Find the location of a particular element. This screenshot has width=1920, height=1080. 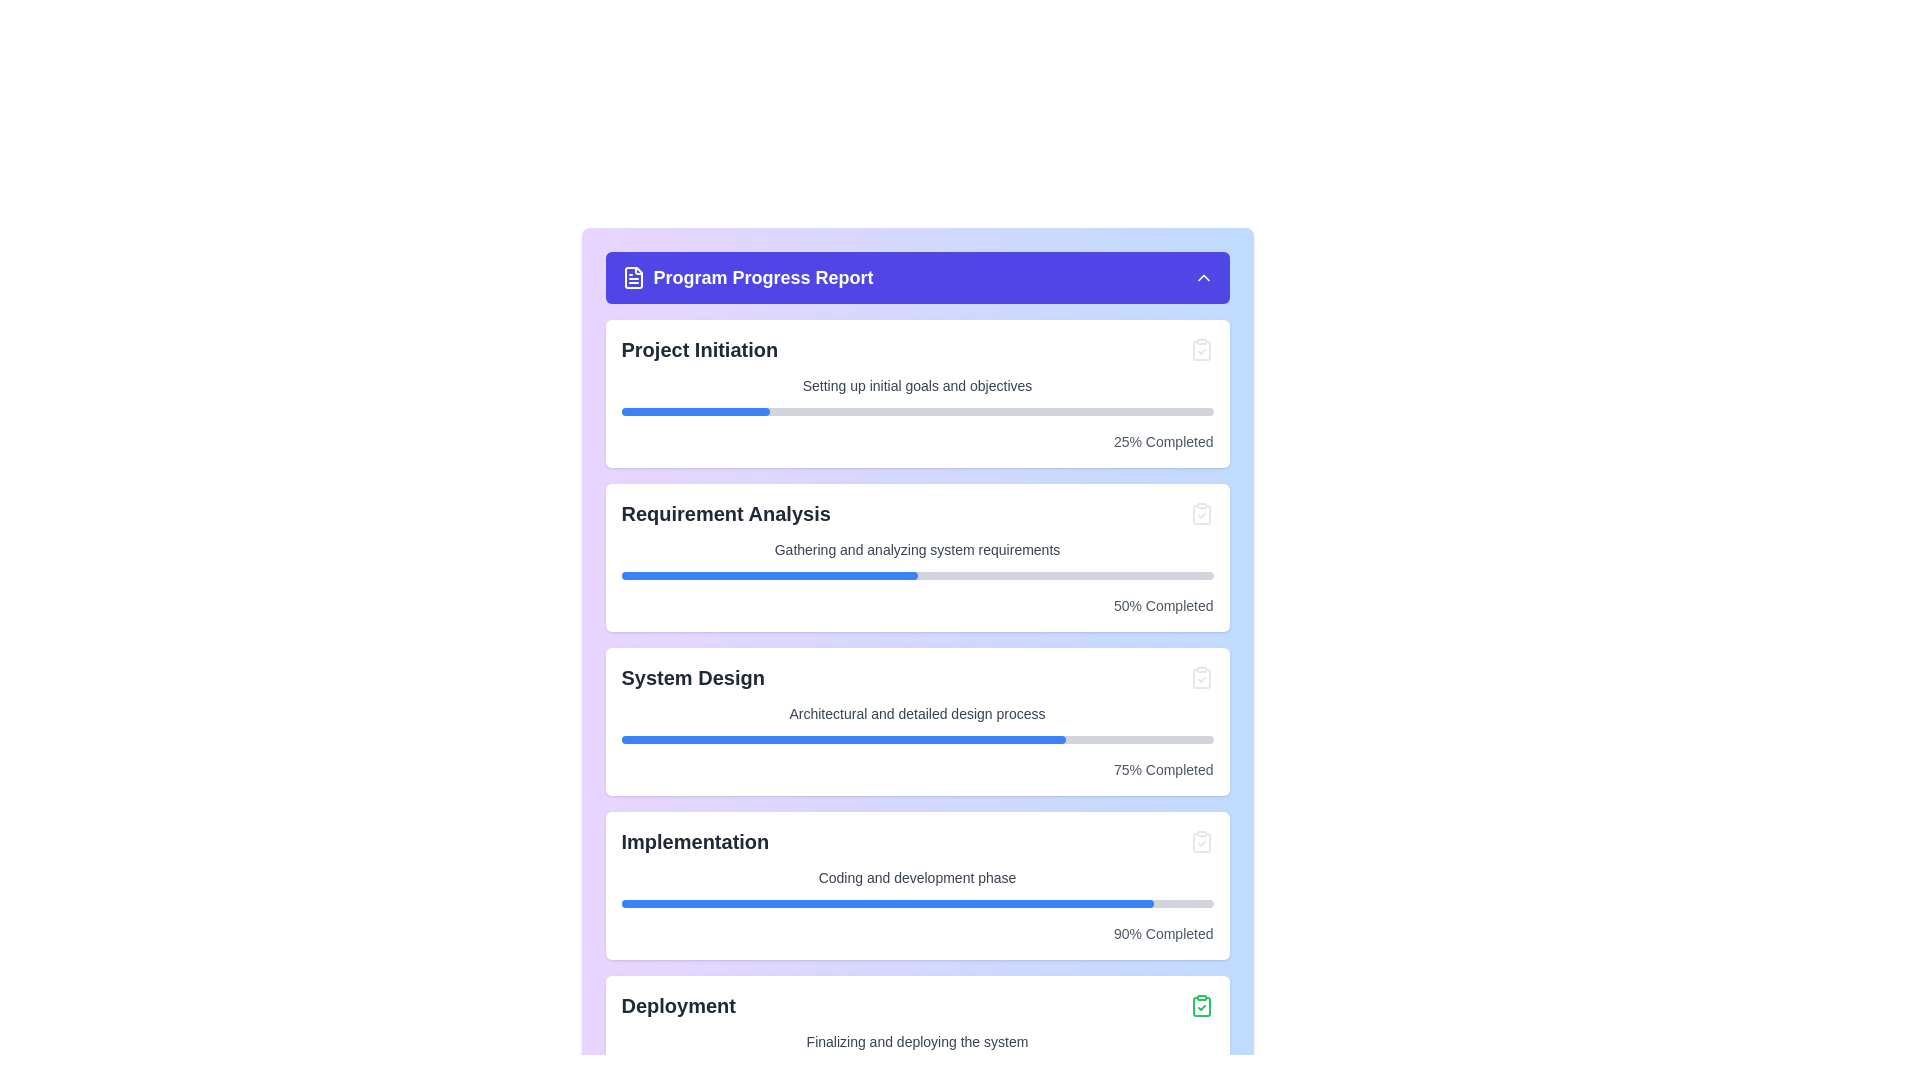

the icon at the far right of the 'Program Progress Report' header is located at coordinates (1202, 277).